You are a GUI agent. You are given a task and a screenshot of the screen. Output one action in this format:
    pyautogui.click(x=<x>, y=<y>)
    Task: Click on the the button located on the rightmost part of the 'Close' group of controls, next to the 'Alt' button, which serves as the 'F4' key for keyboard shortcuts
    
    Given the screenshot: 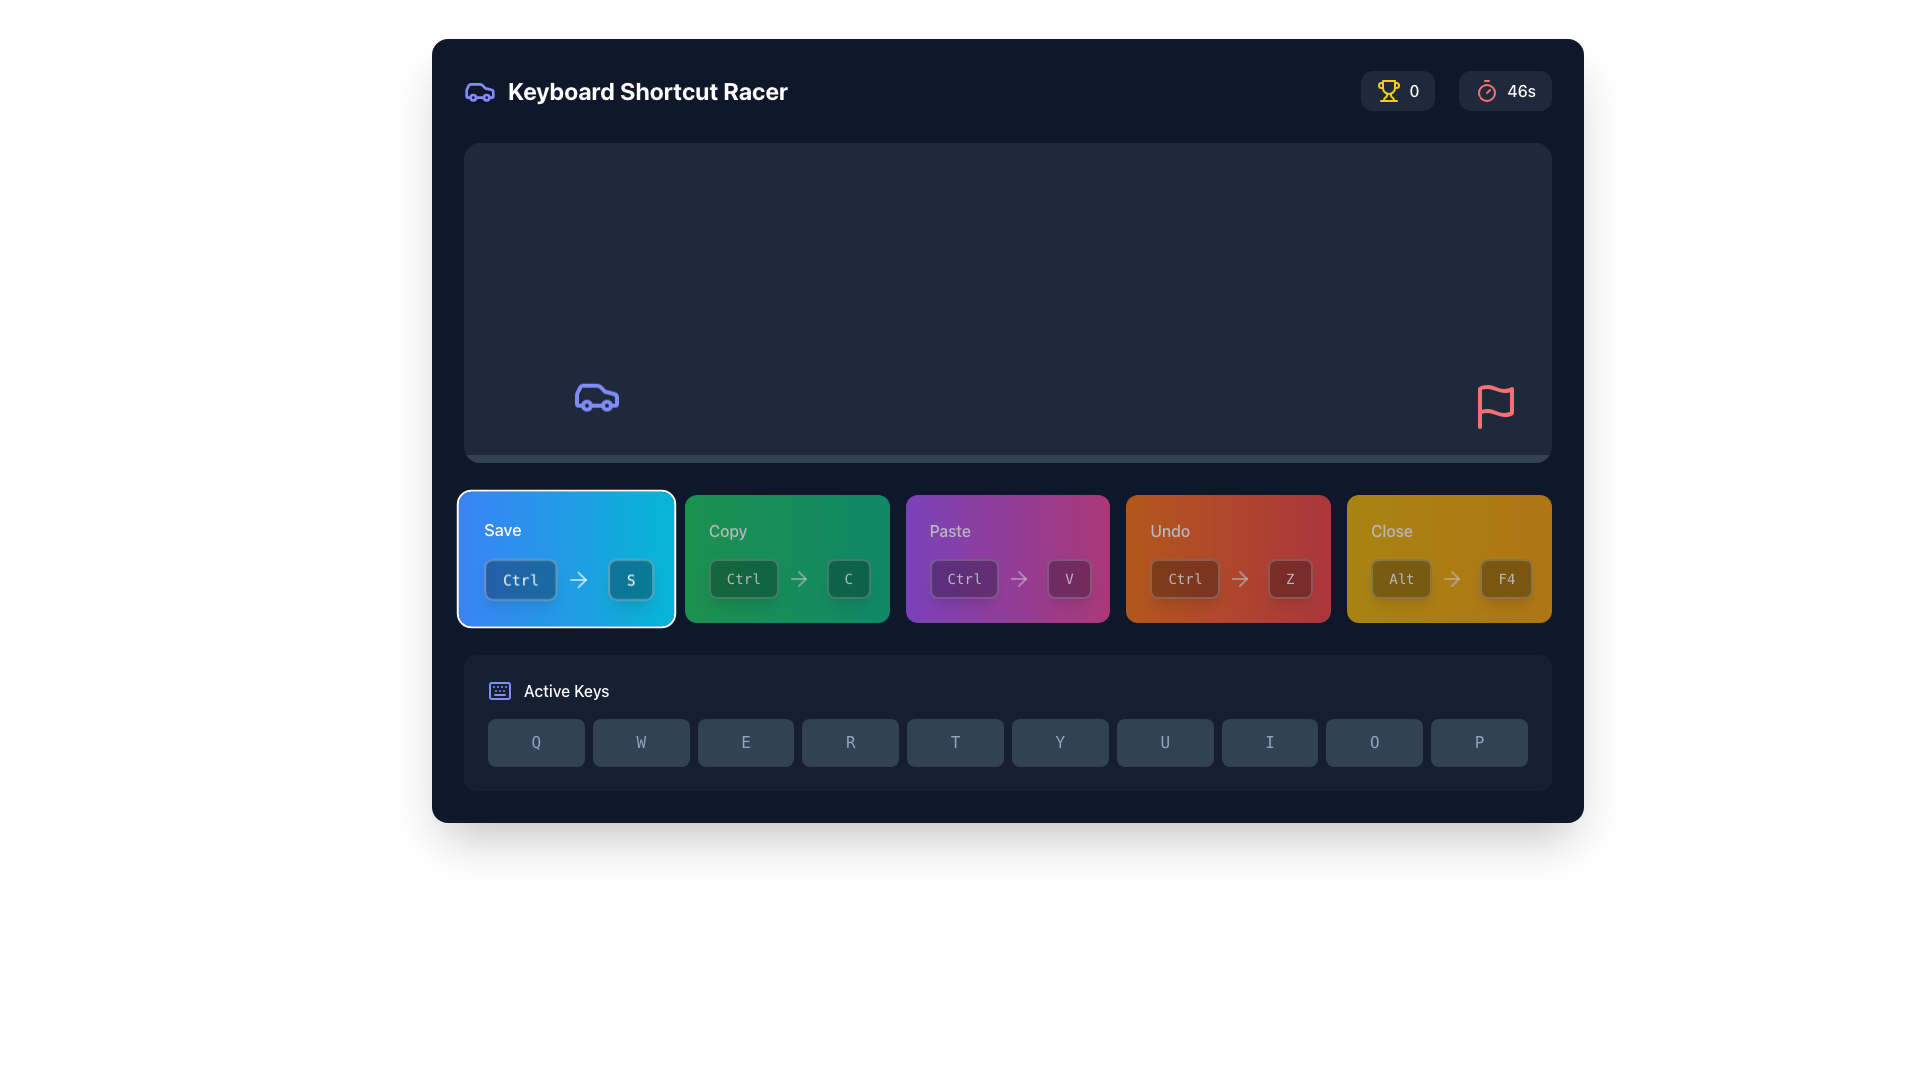 What is the action you would take?
    pyautogui.click(x=1506, y=578)
    